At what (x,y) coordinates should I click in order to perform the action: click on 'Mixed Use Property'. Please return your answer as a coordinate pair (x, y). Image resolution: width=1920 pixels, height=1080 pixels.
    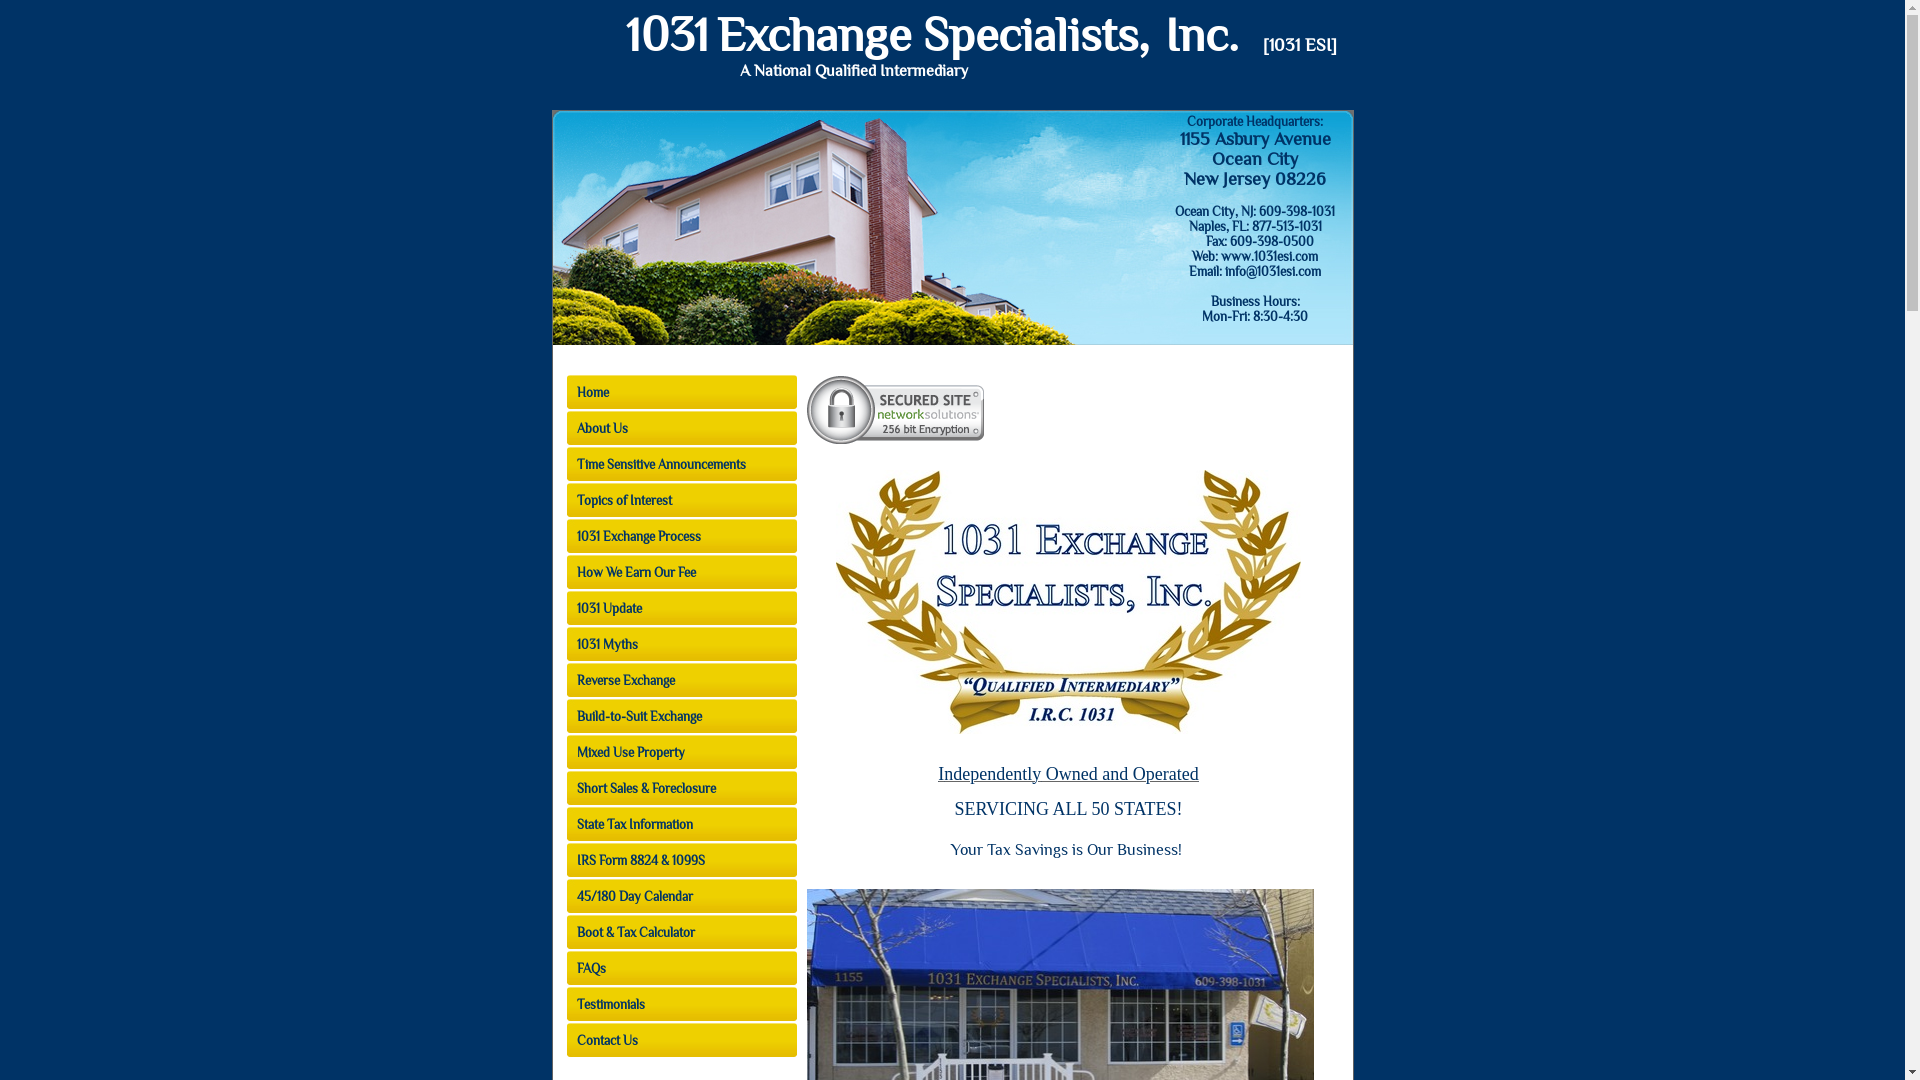
    Looking at the image, I should click on (681, 752).